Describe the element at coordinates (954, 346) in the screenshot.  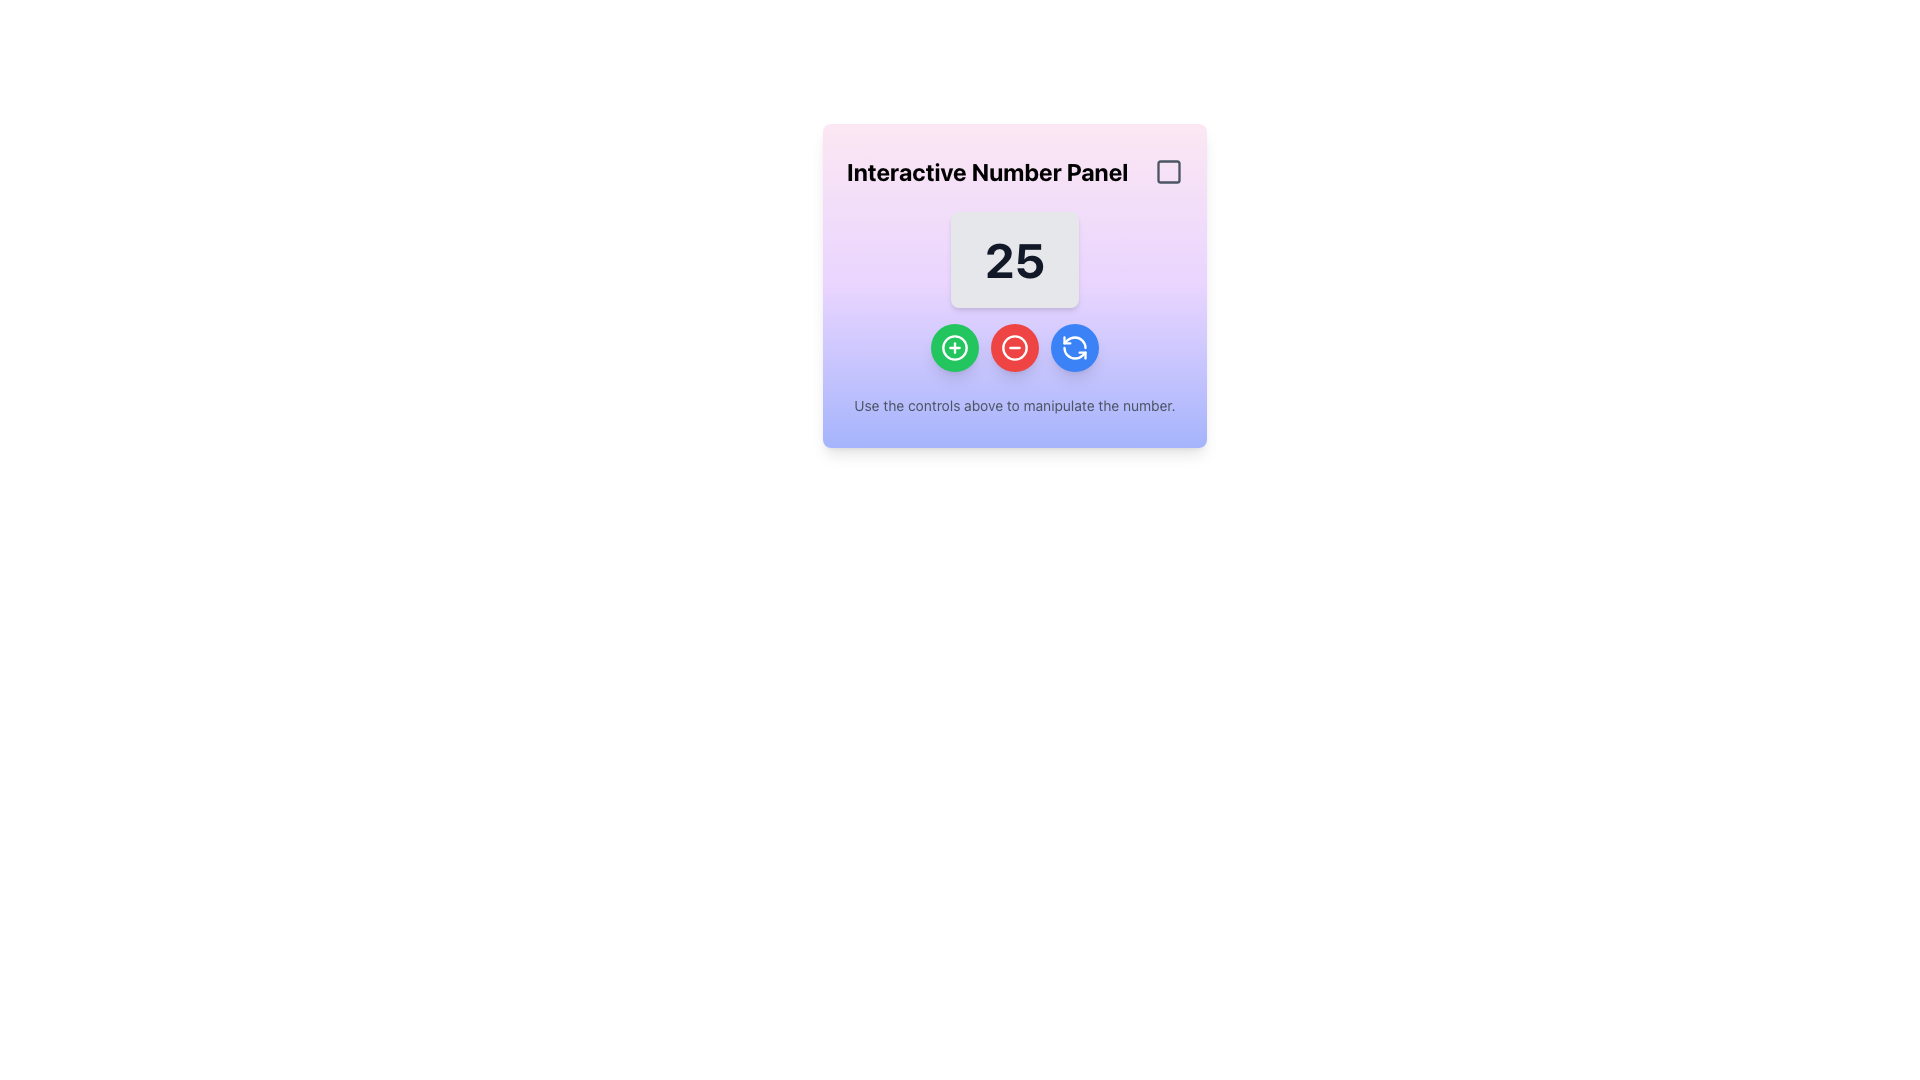
I see `the action button on the left in the row of three buttons below the numeric display` at that location.